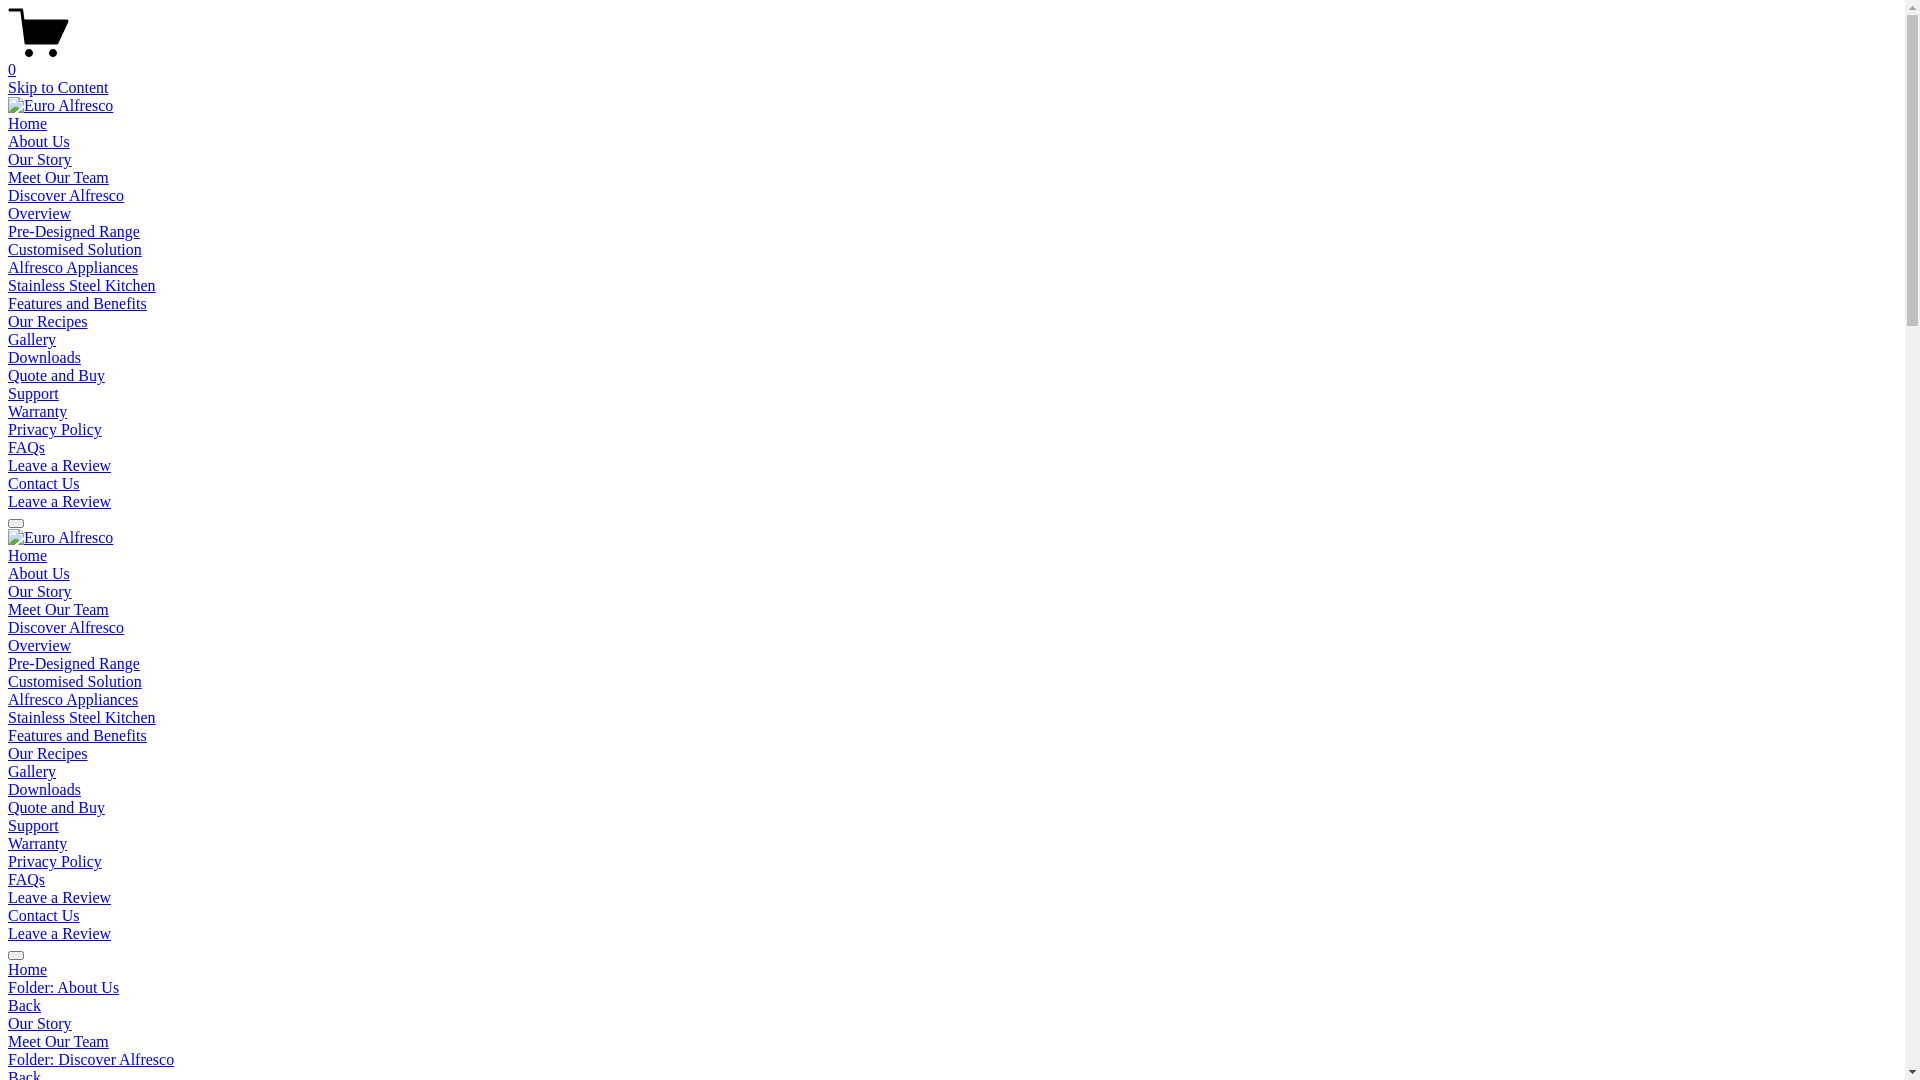  Describe the element at coordinates (44, 788) in the screenshot. I see `'Downloads'` at that location.